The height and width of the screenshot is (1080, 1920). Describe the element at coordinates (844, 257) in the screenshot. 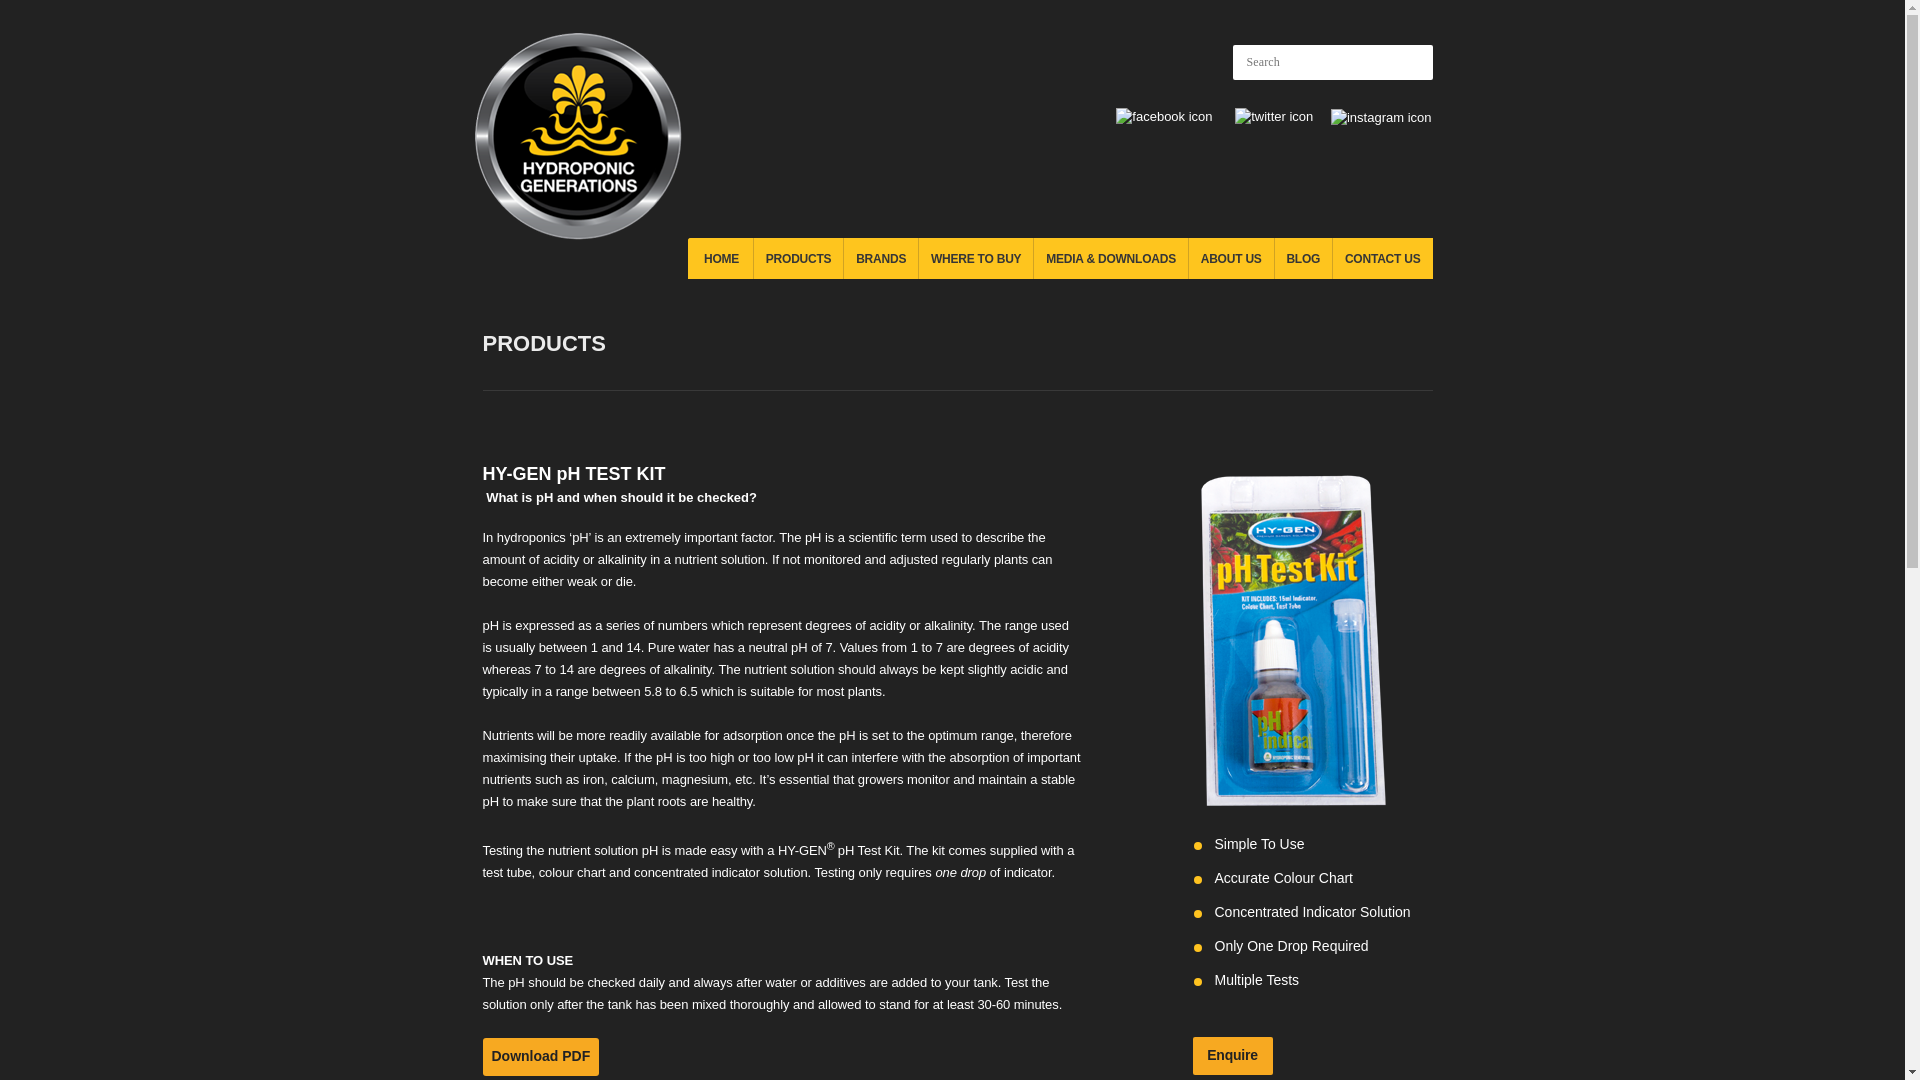

I see `'BRANDS'` at that location.